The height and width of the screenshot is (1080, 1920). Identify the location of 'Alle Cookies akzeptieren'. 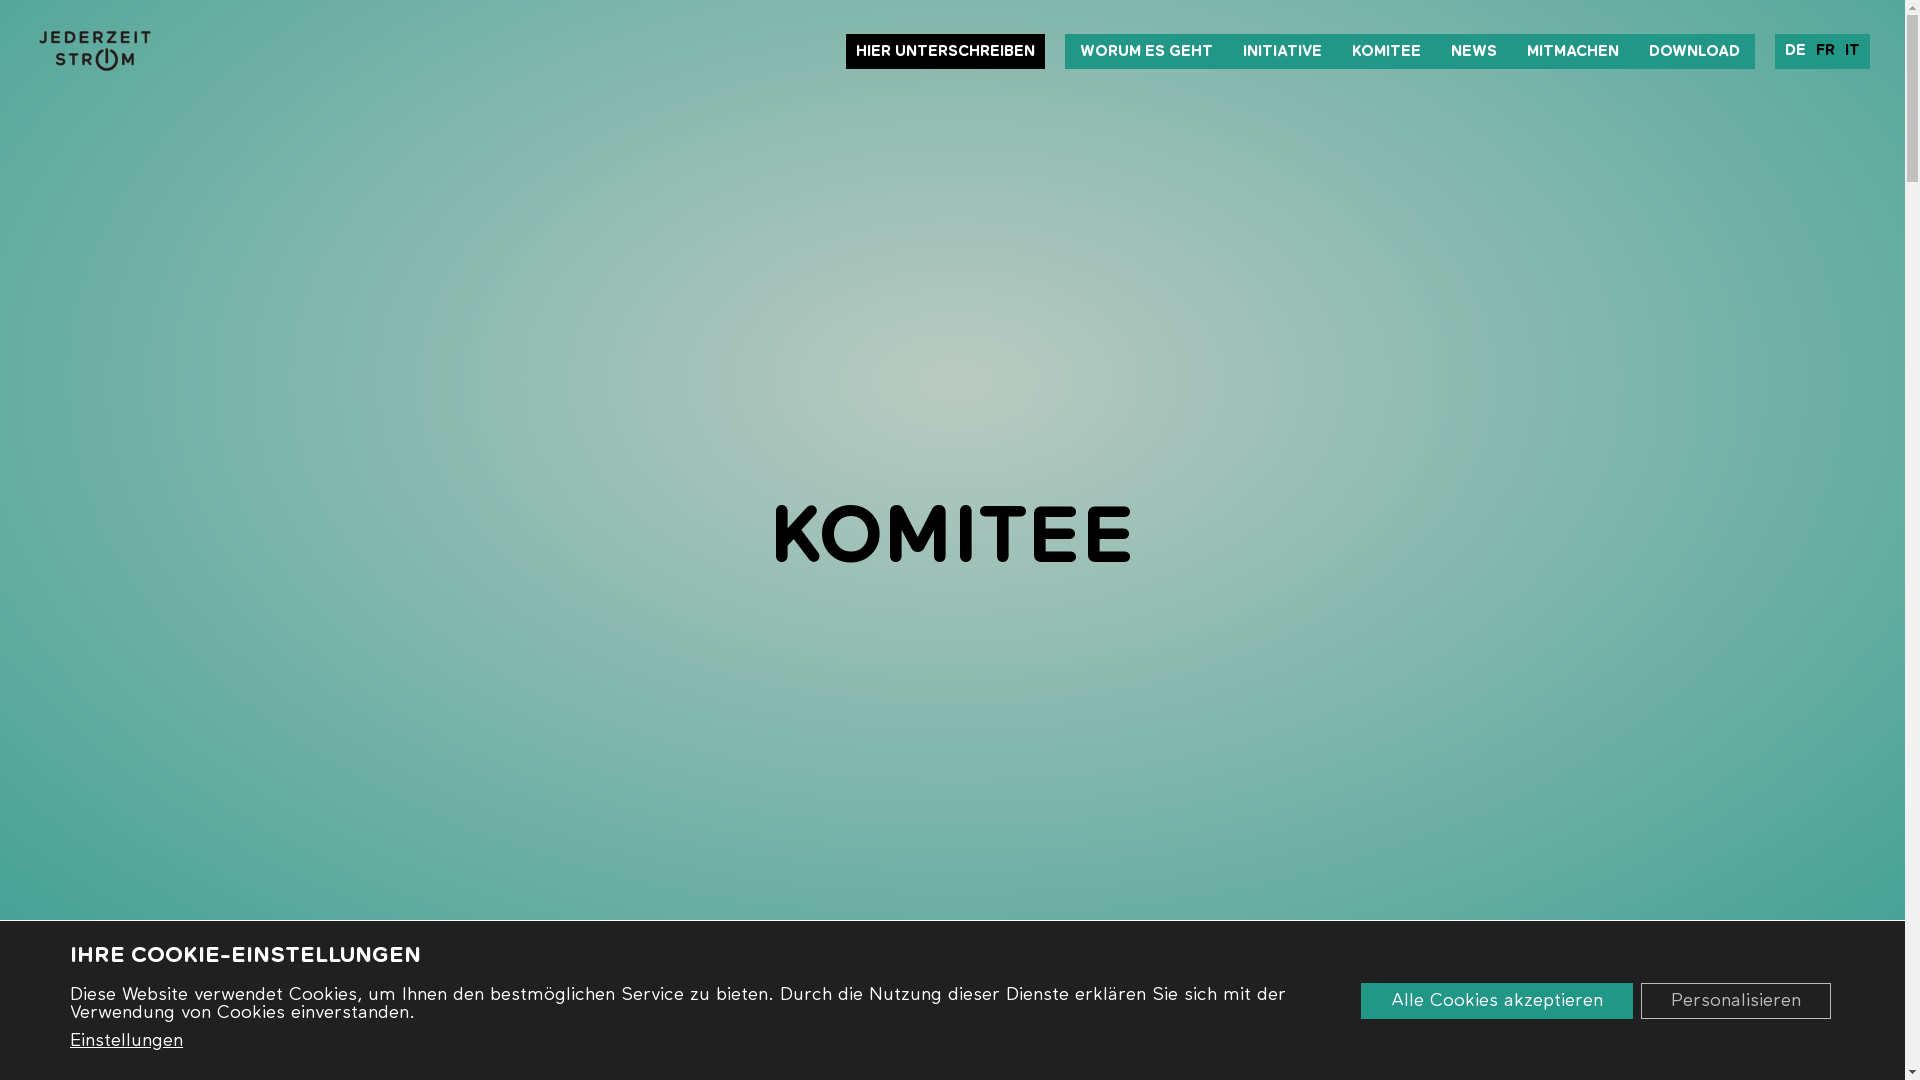
(1497, 999).